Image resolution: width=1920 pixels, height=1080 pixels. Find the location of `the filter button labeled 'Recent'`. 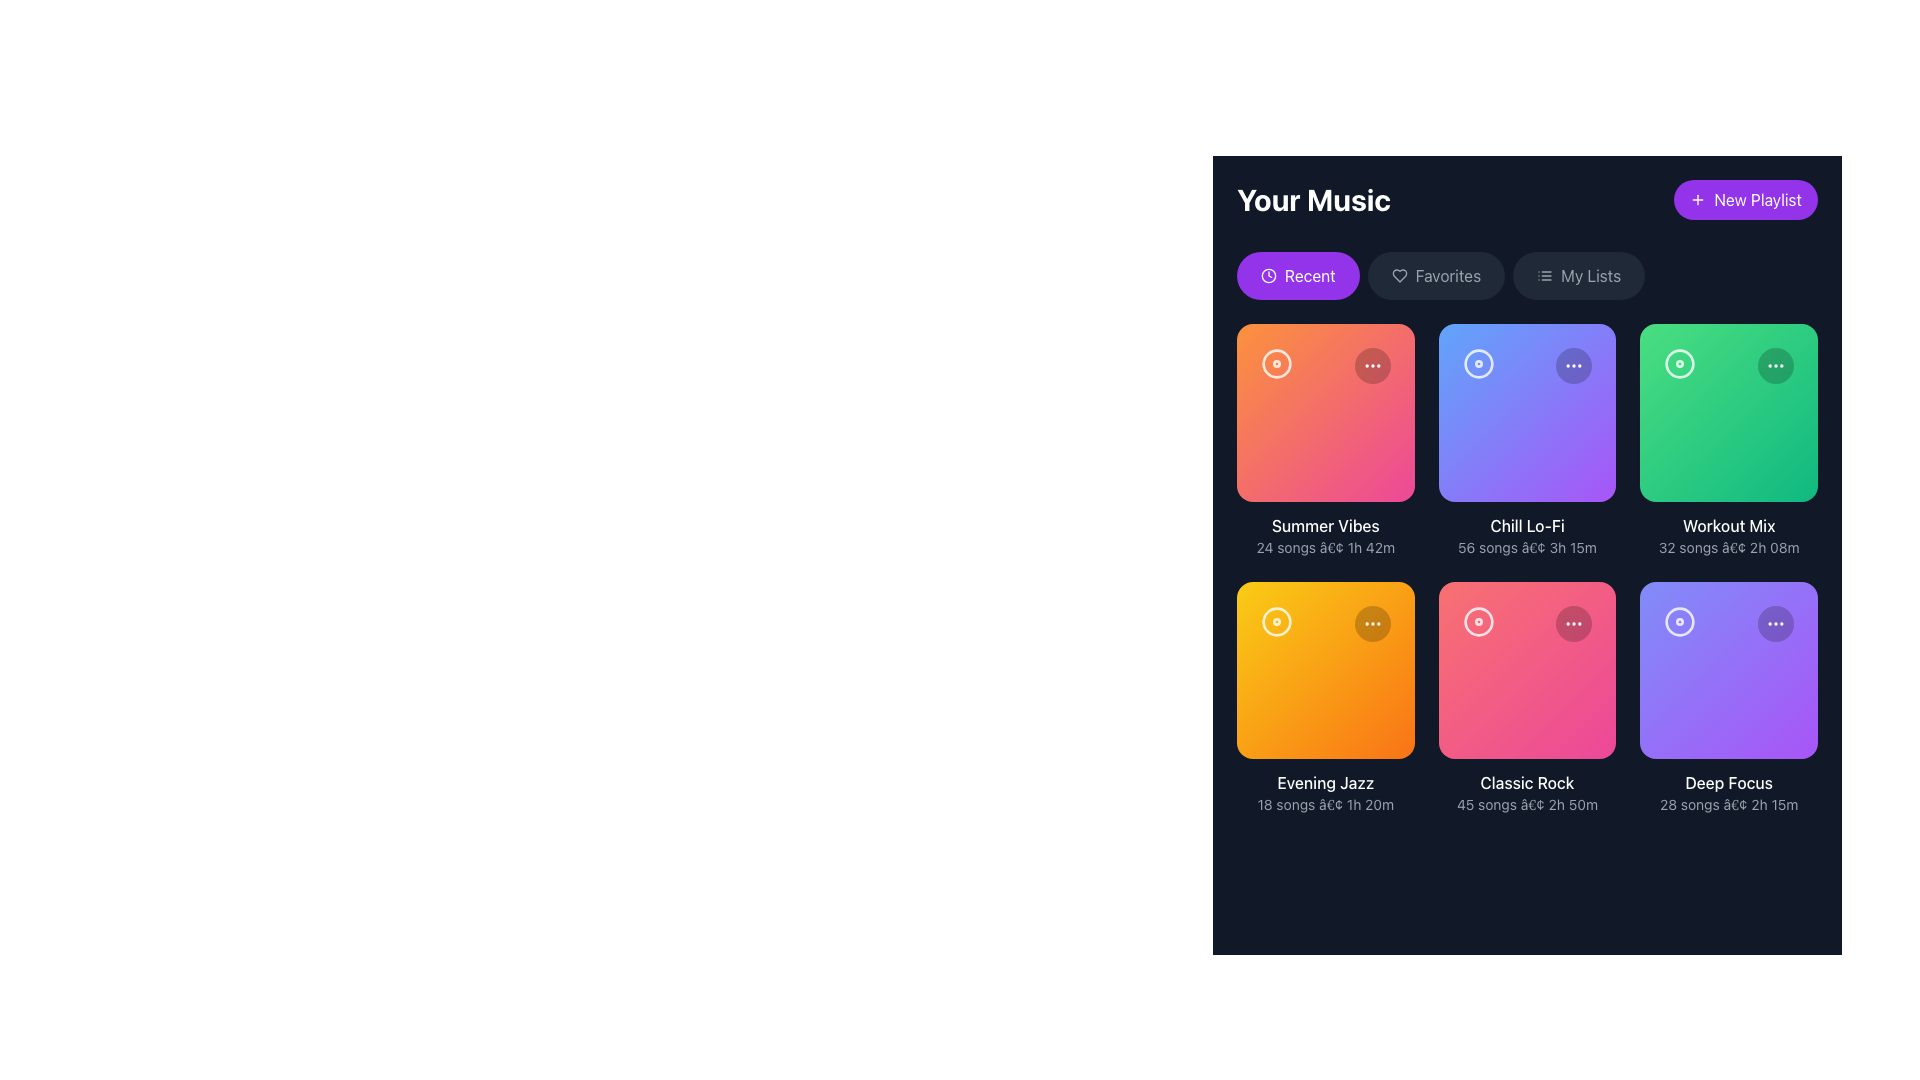

the filter button labeled 'Recent' is located at coordinates (1297, 276).